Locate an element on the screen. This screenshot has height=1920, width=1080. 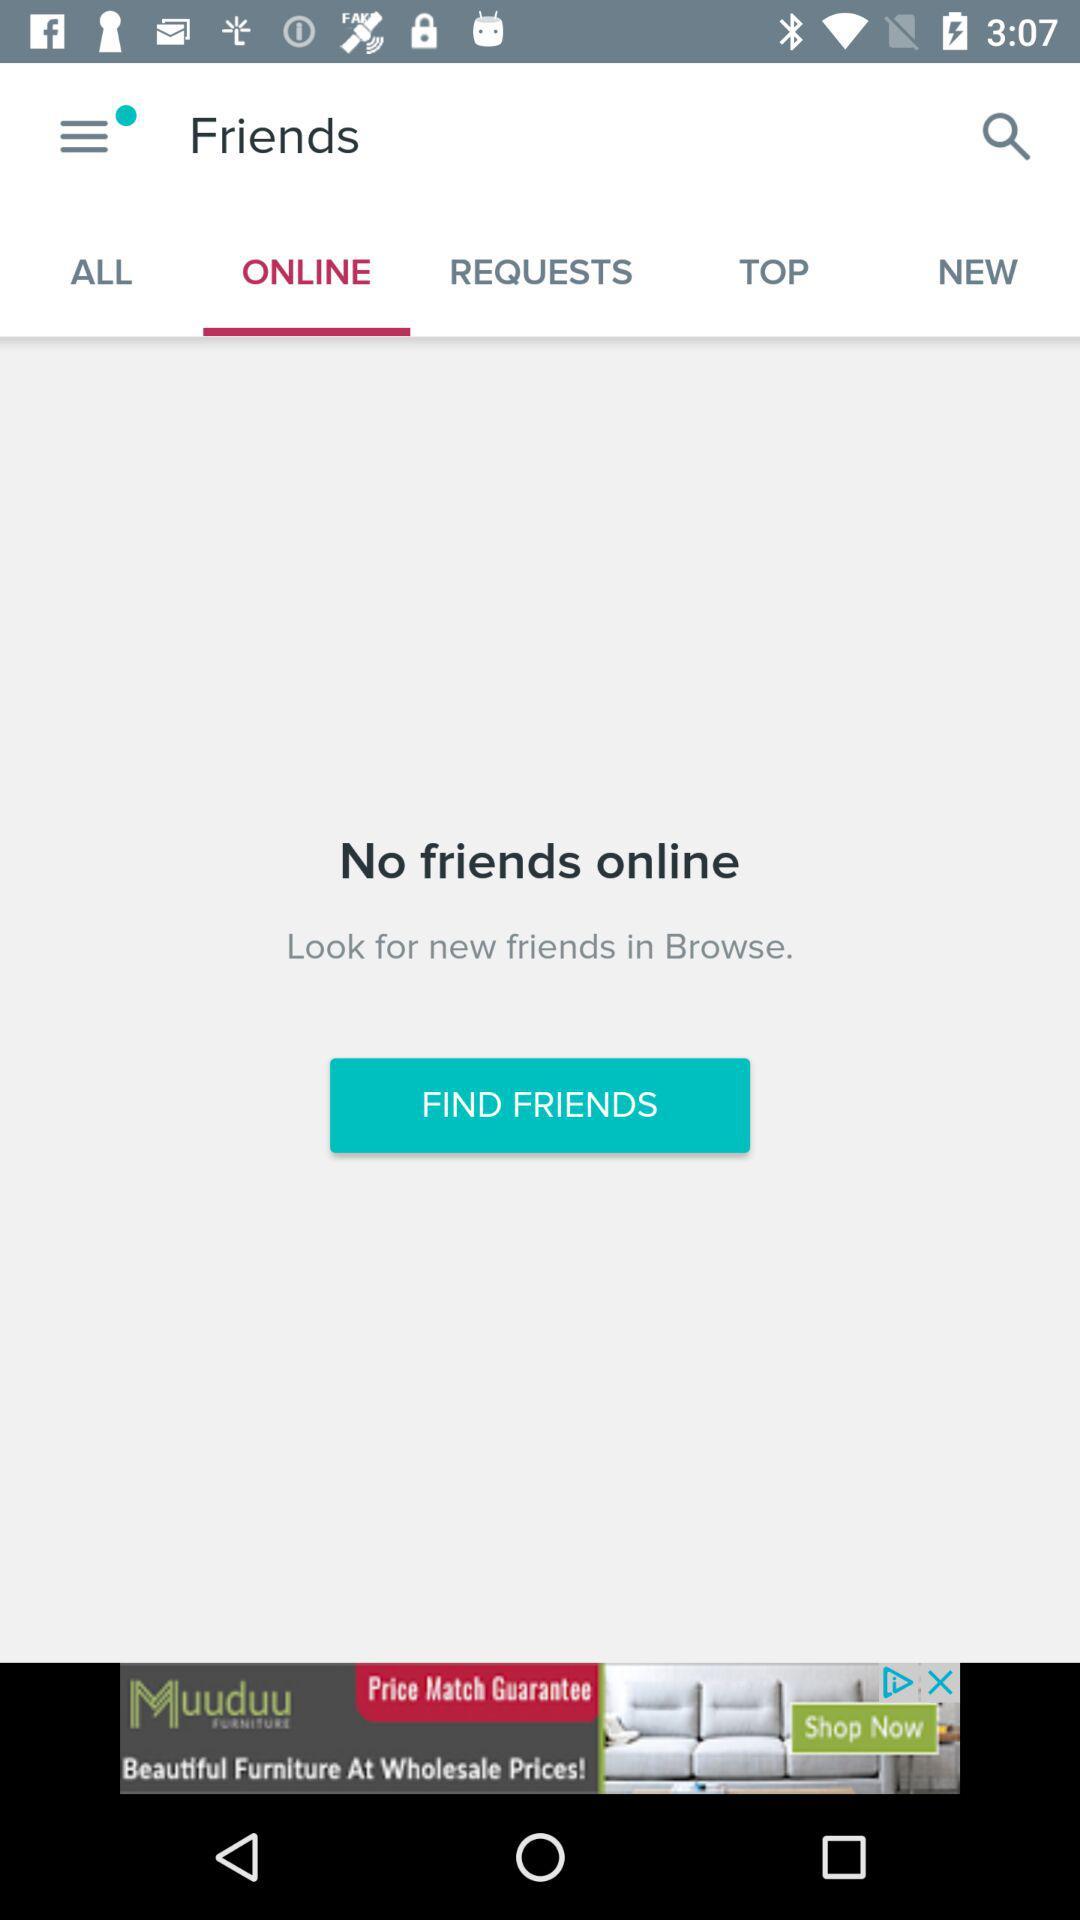
friends online is located at coordinates (540, 1727).